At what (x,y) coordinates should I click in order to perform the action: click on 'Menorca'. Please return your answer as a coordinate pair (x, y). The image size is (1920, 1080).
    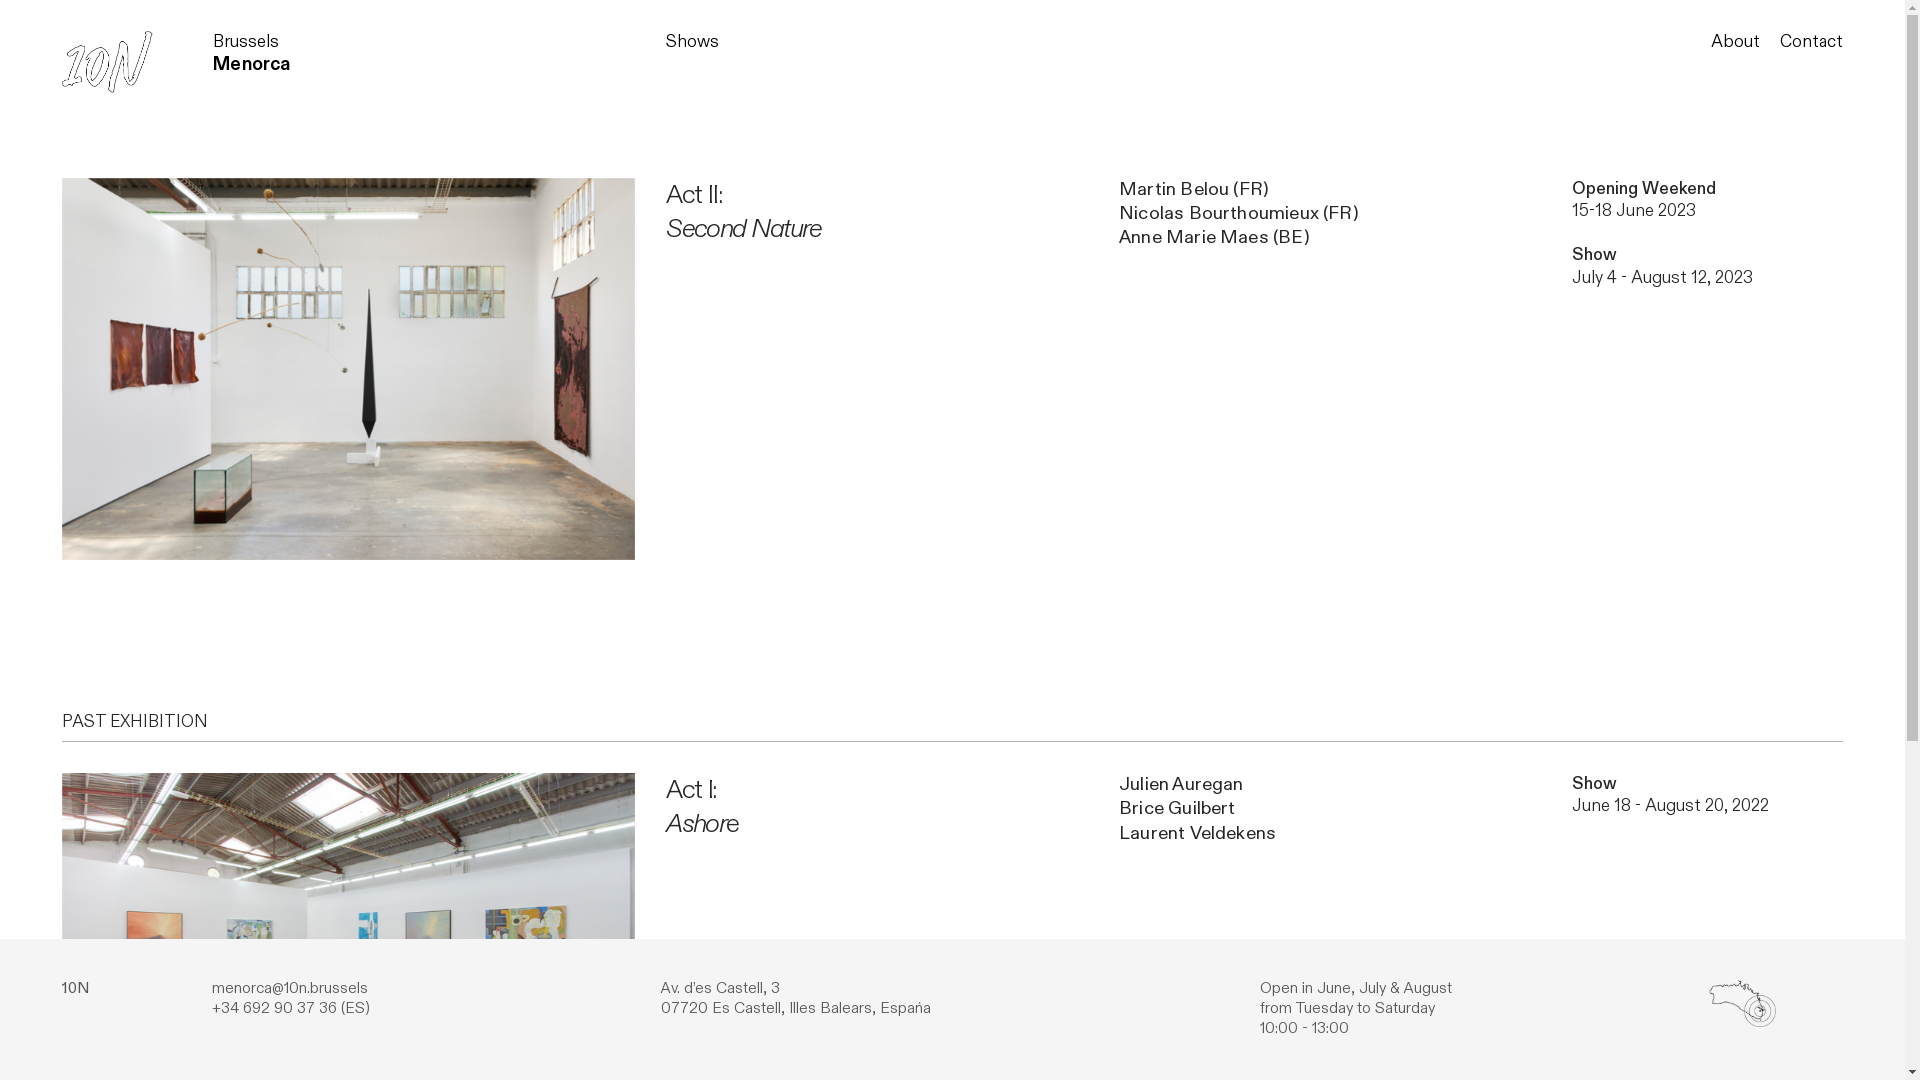
    Looking at the image, I should click on (250, 63).